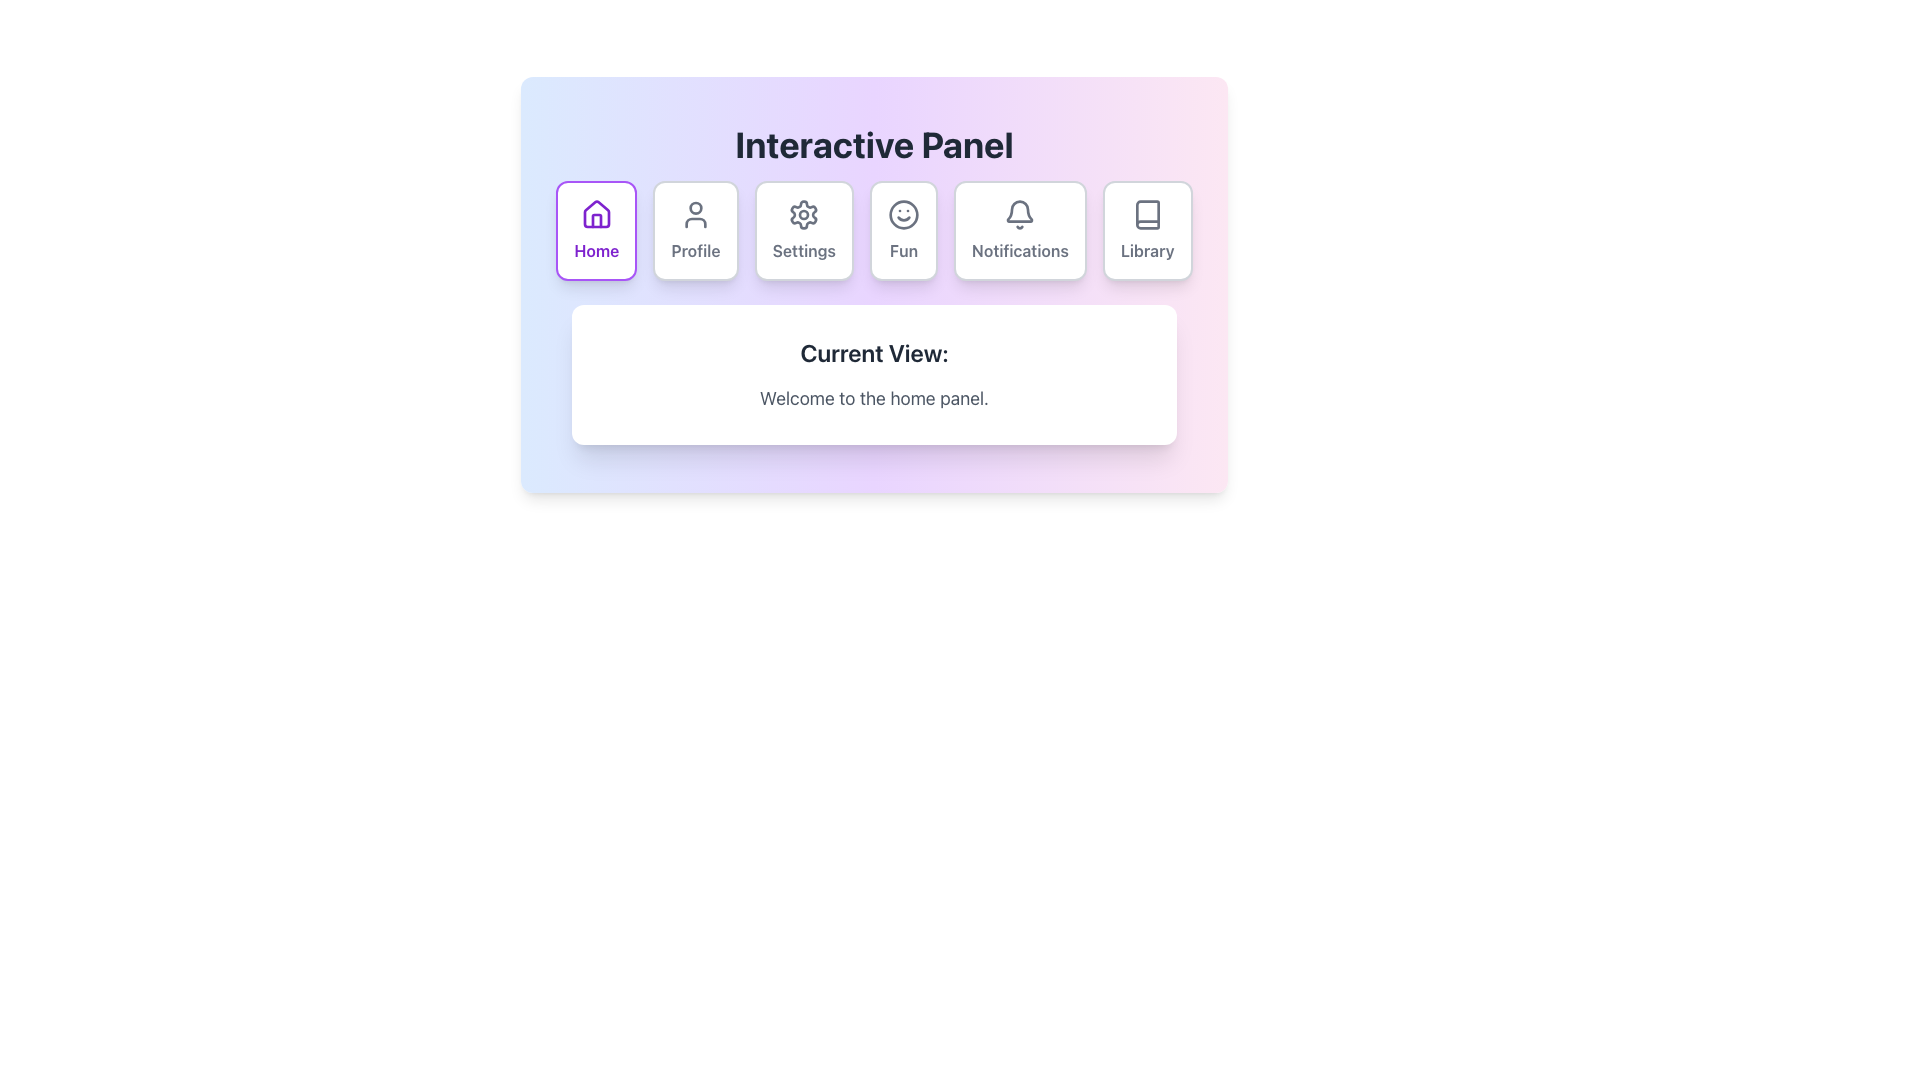 This screenshot has width=1920, height=1080. Describe the element at coordinates (1147, 215) in the screenshot. I see `the 'Library' button, which is represented by an open book icon with a minimalistic design, located at the top-right section of the interface` at that location.